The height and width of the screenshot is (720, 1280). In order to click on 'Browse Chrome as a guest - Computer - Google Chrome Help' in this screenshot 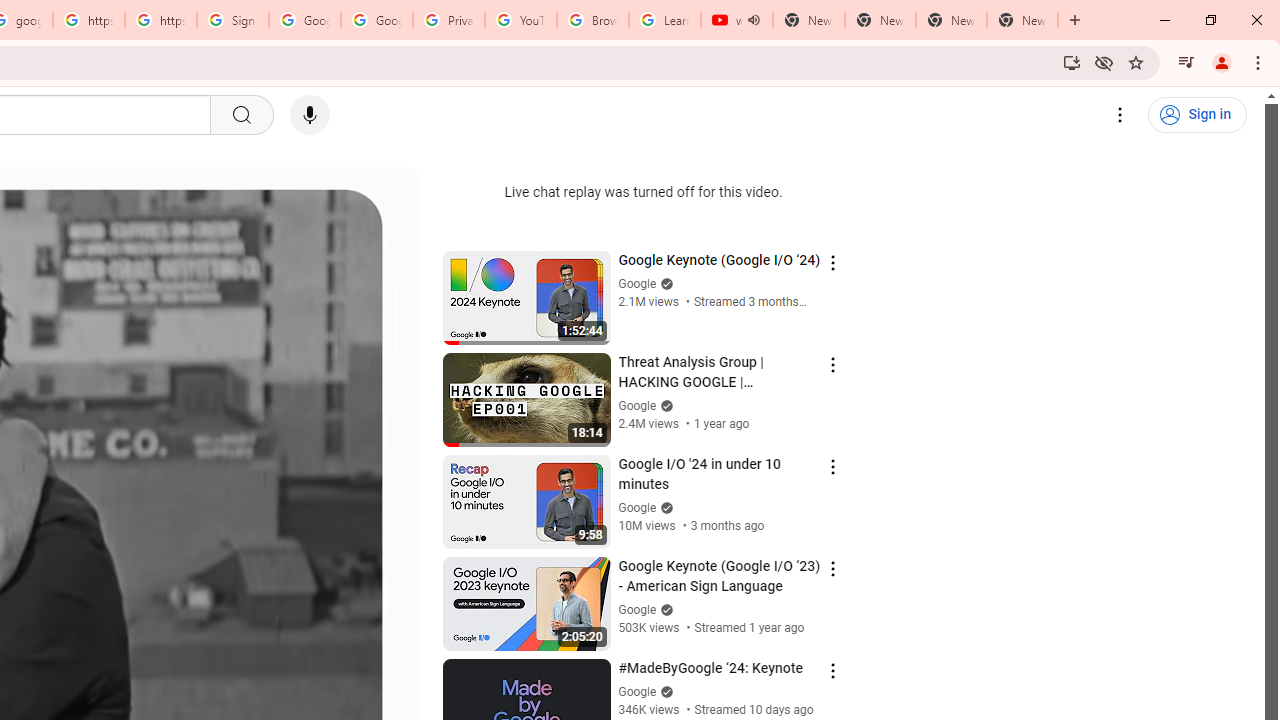, I will do `click(591, 20)`.